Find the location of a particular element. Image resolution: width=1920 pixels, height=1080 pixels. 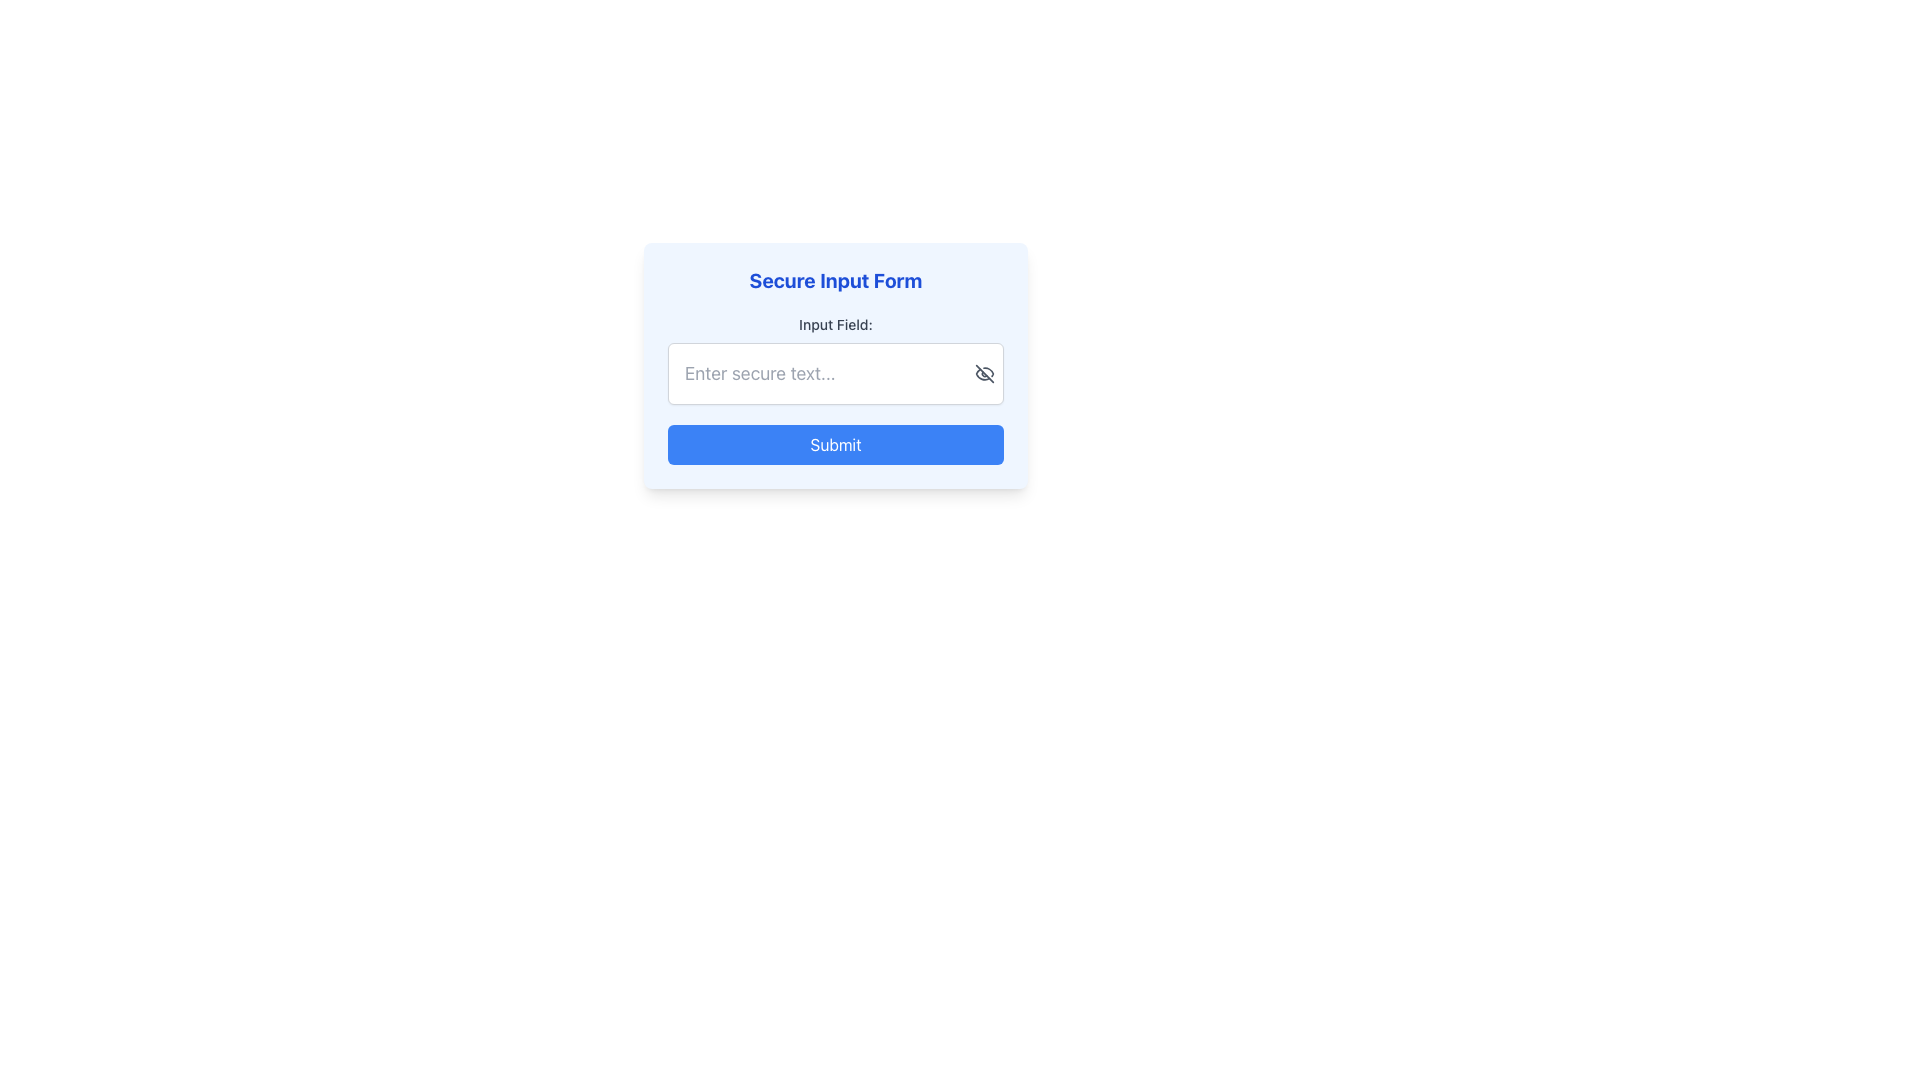

the submit button located below the 'Enter secure text...' input field in the 'Secure Input Form' to change its color is located at coordinates (835, 443).